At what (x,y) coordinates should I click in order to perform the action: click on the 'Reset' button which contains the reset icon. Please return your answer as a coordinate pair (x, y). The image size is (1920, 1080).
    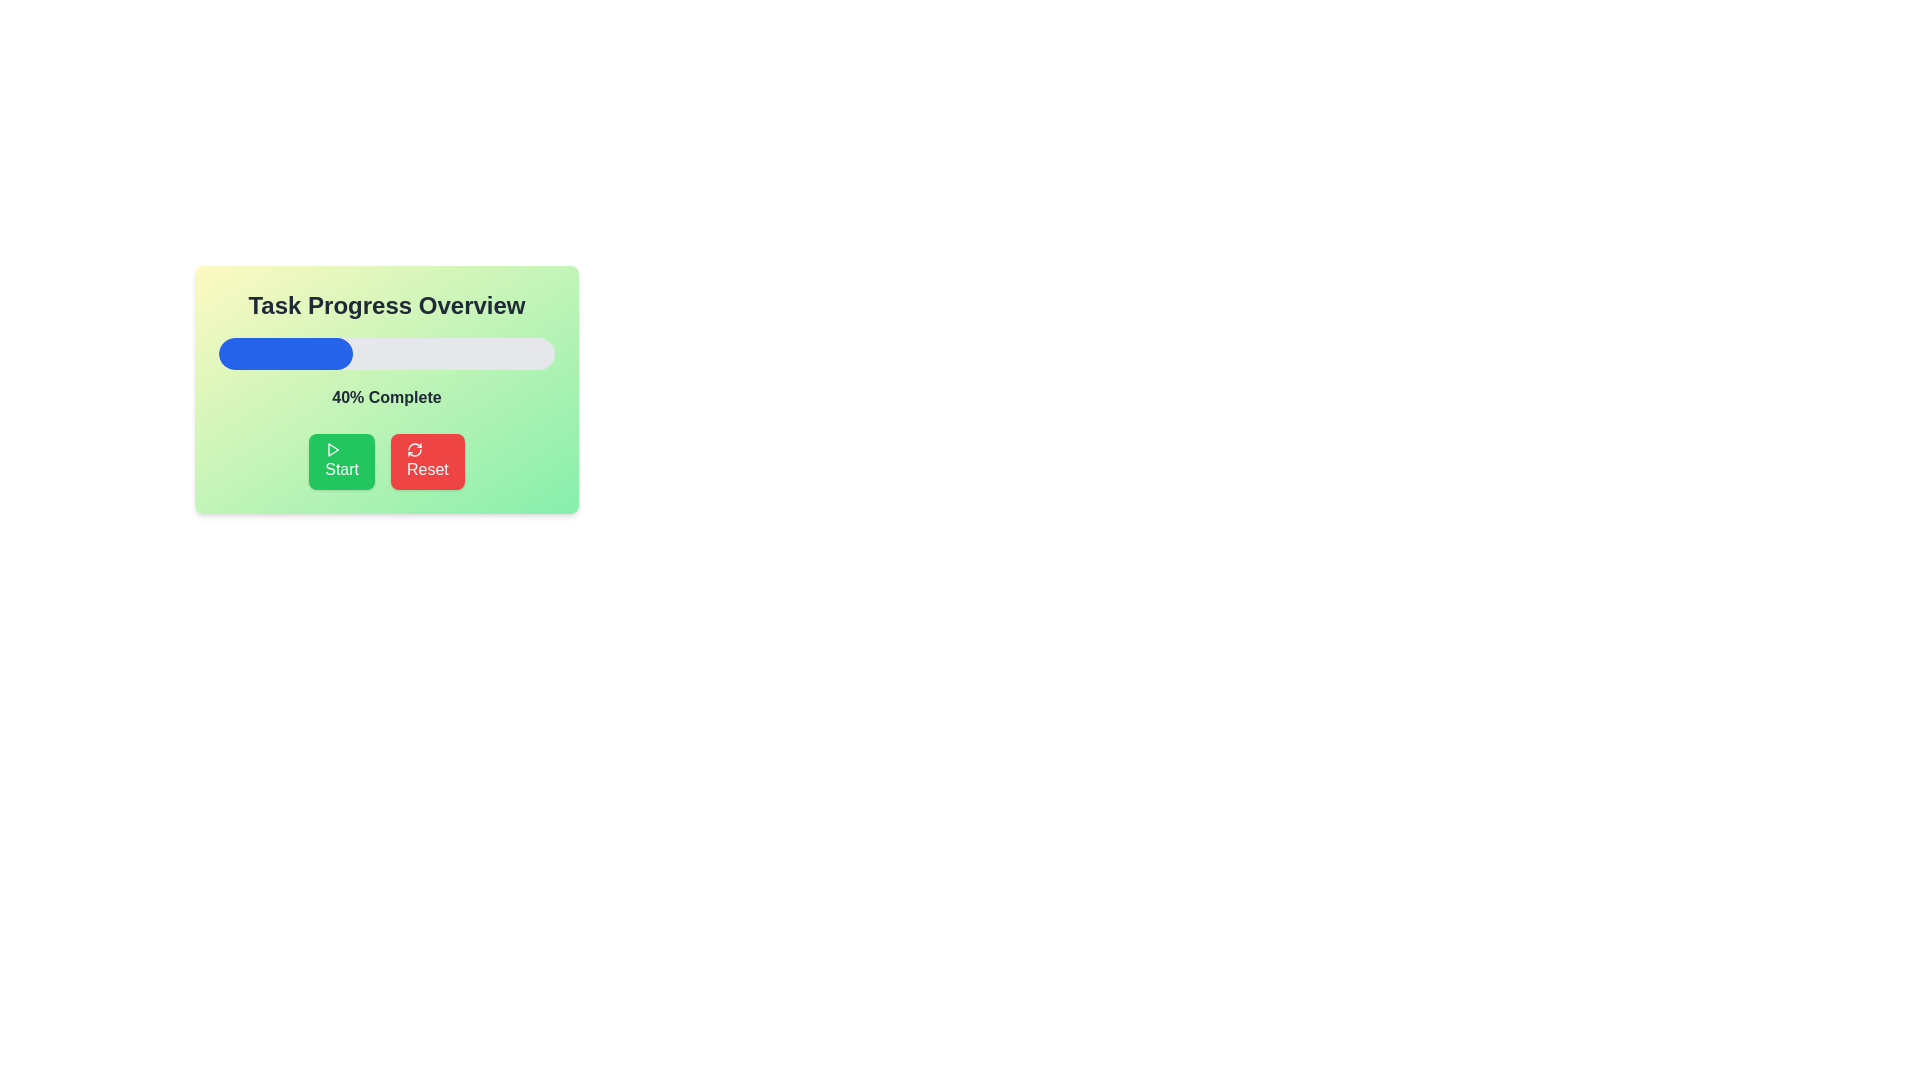
    Looking at the image, I should click on (413, 450).